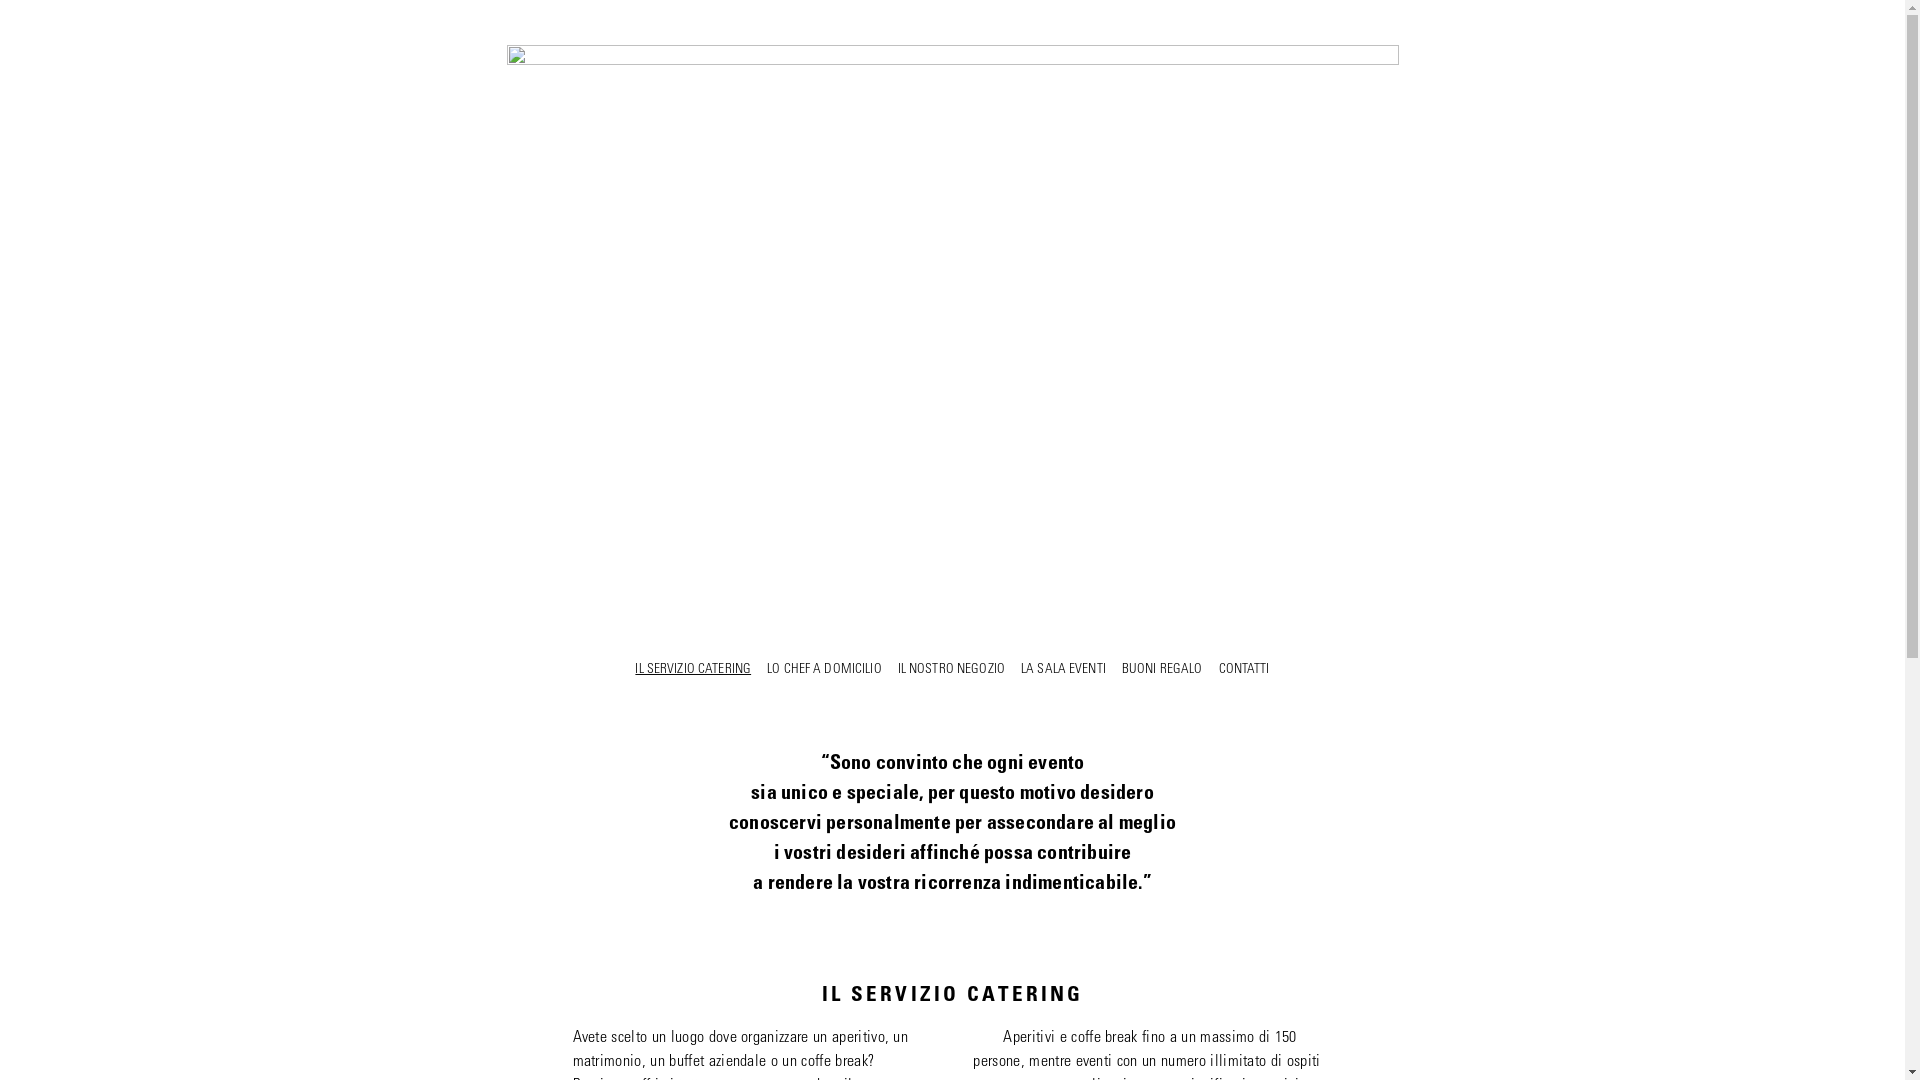  Describe the element at coordinates (950, 670) in the screenshot. I see `'IL NOSTRO NEGOZIO'` at that location.